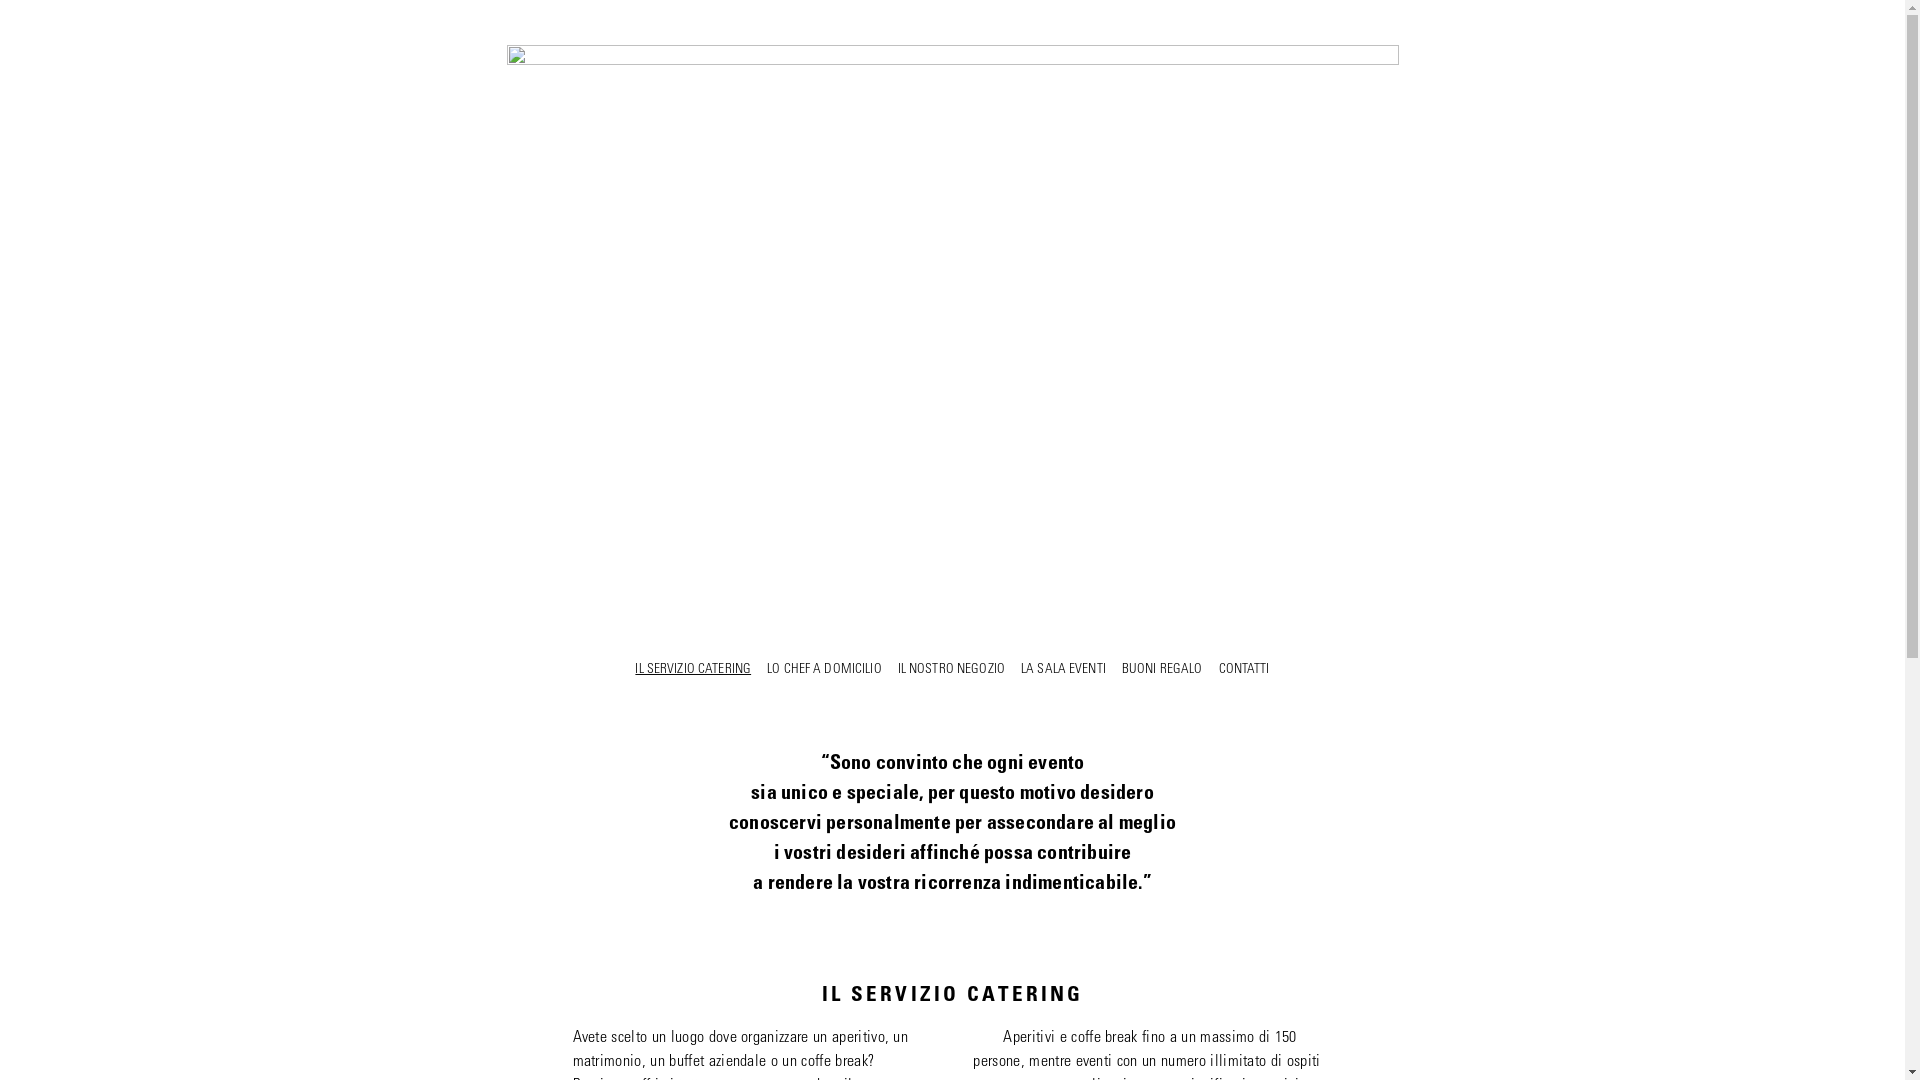  Describe the element at coordinates (950, 670) in the screenshot. I see `'IL NOSTRO NEGOZIO'` at that location.